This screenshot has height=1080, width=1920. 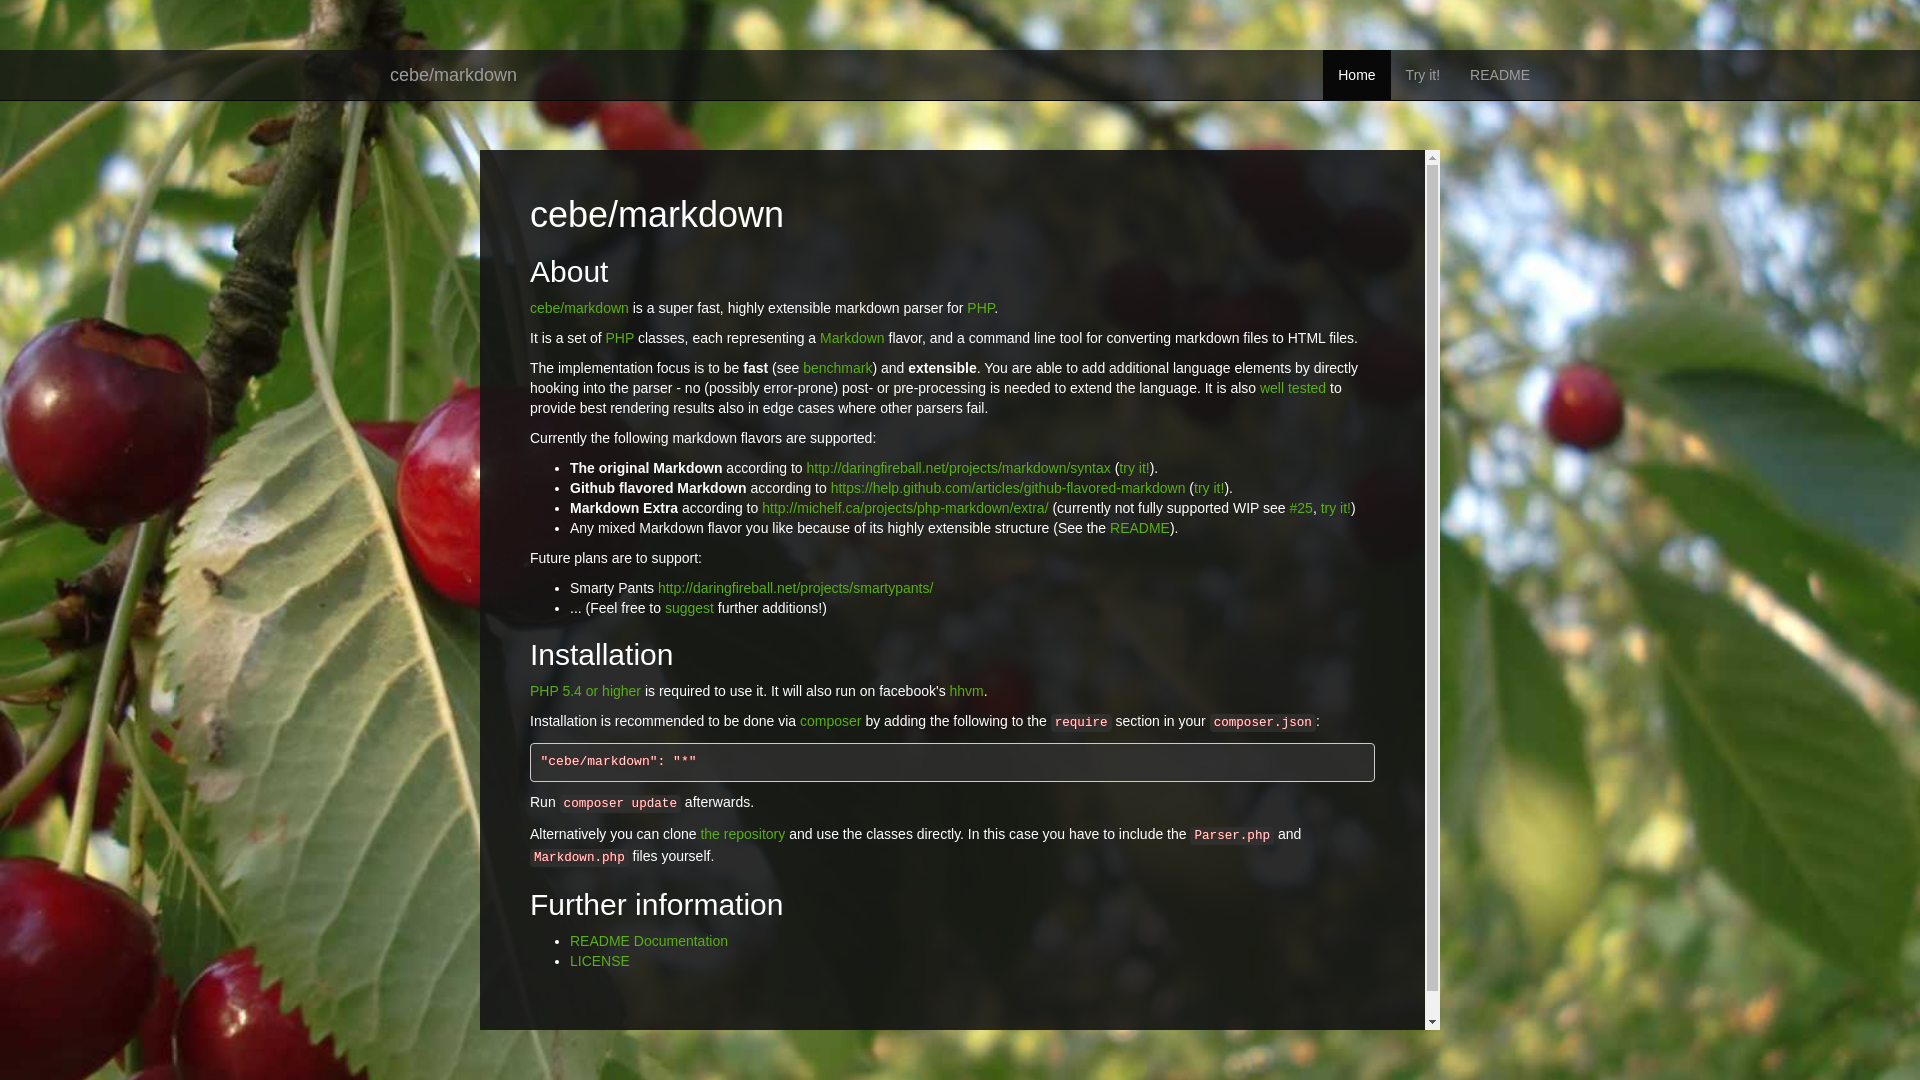 I want to click on 'cebe/markdown', so click(x=452, y=73).